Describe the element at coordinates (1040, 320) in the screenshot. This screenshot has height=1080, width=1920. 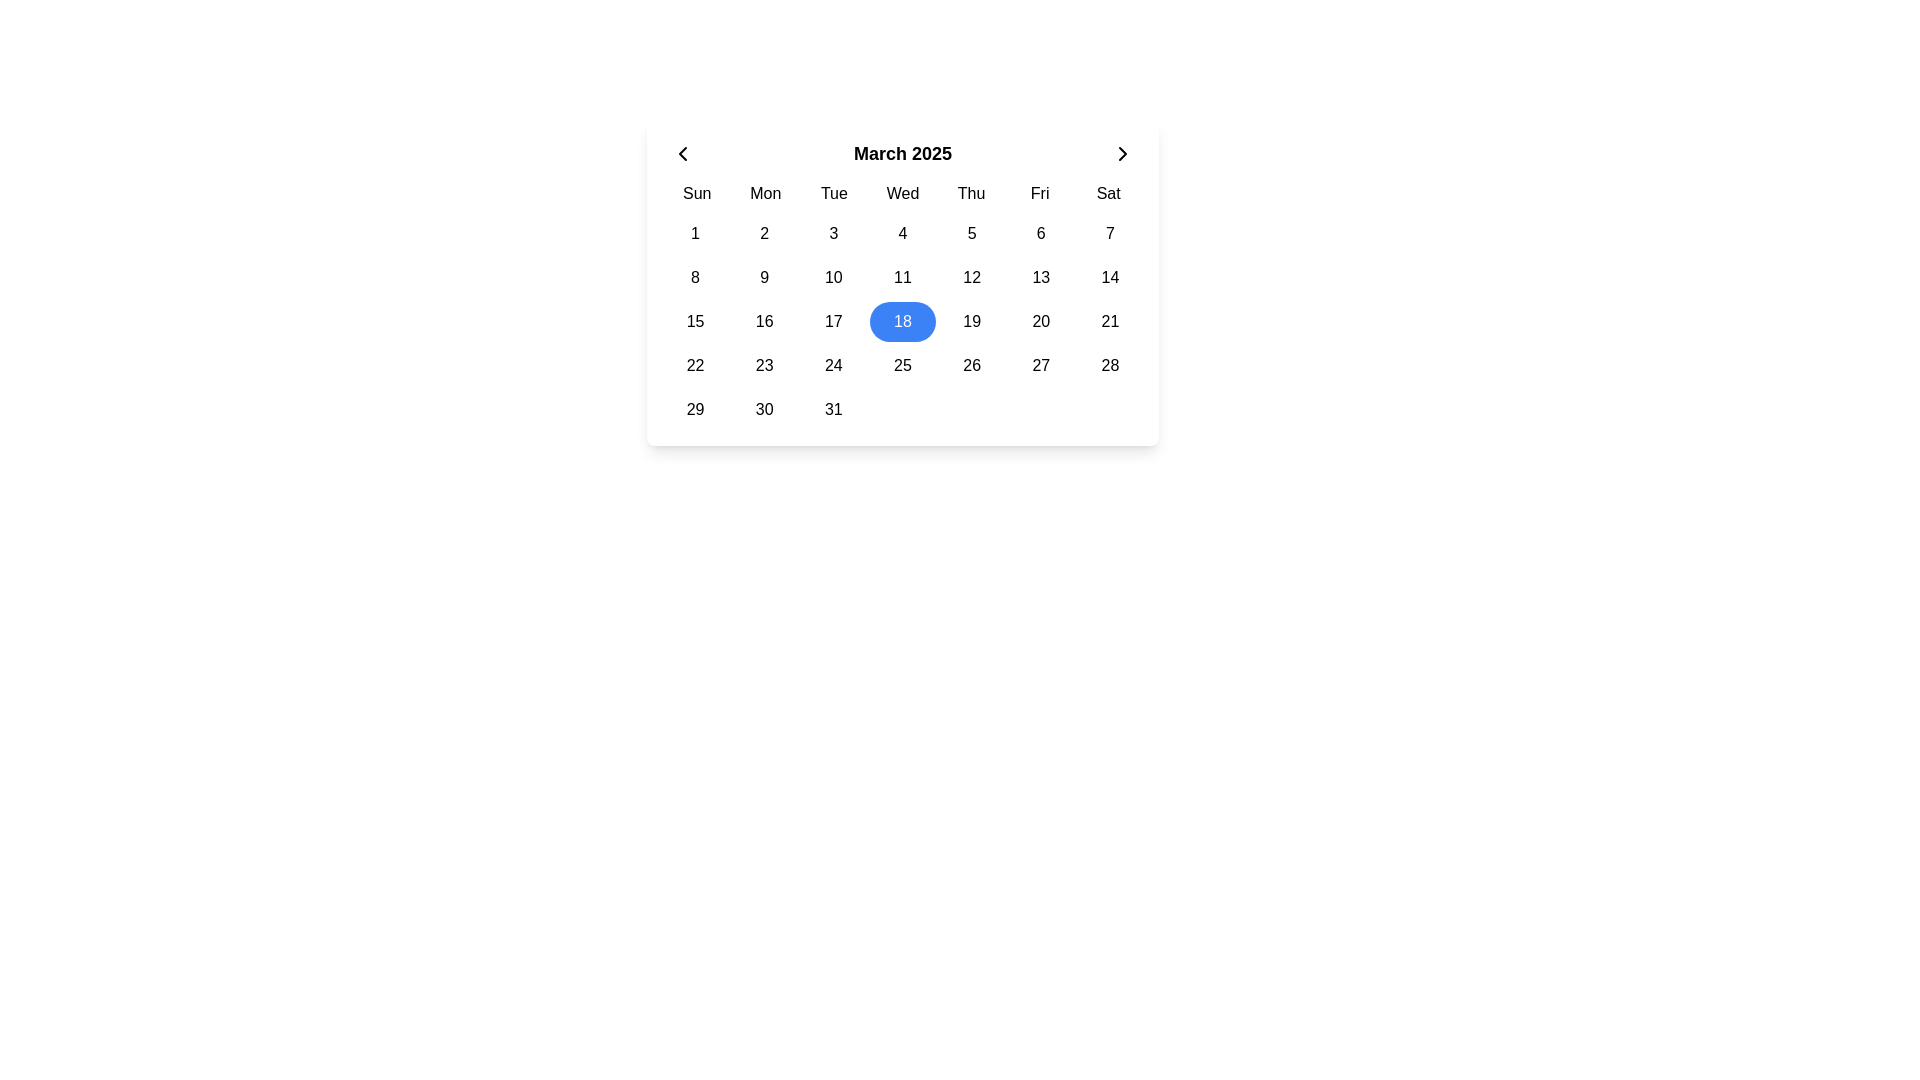
I see `the button representing the 20th day of the calendar` at that location.